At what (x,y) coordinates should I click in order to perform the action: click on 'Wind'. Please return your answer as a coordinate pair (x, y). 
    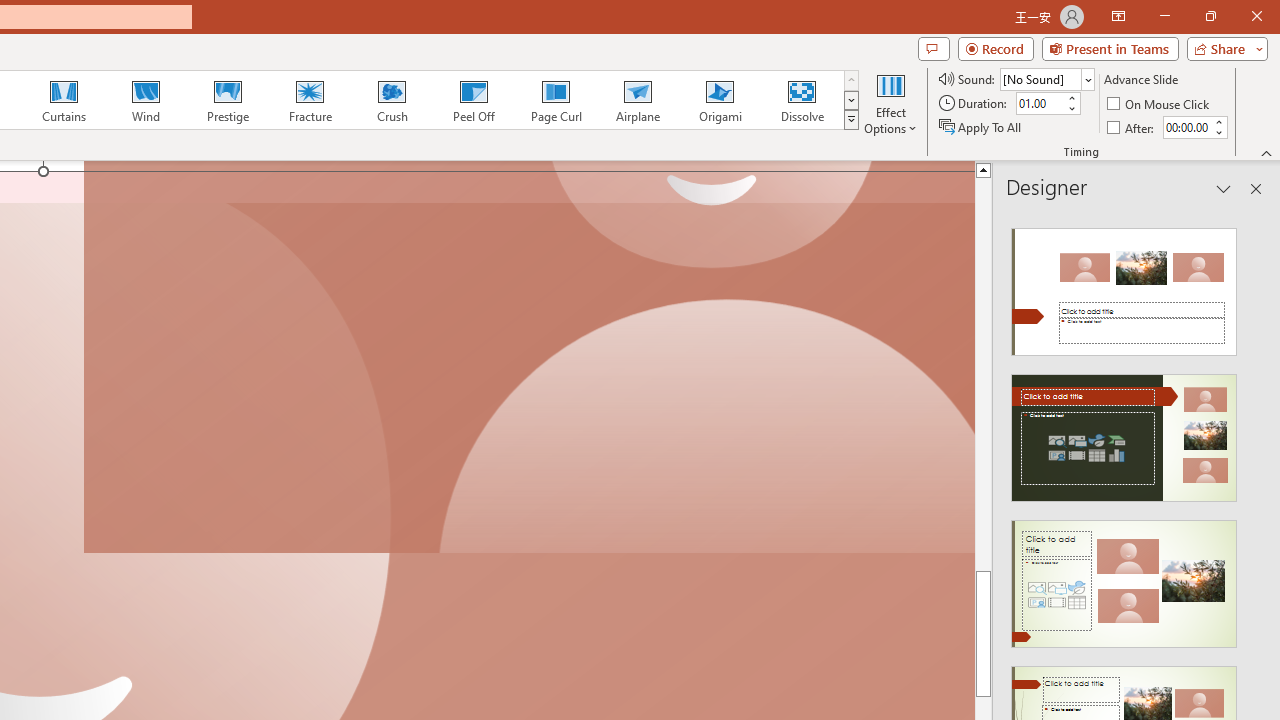
    Looking at the image, I should click on (144, 100).